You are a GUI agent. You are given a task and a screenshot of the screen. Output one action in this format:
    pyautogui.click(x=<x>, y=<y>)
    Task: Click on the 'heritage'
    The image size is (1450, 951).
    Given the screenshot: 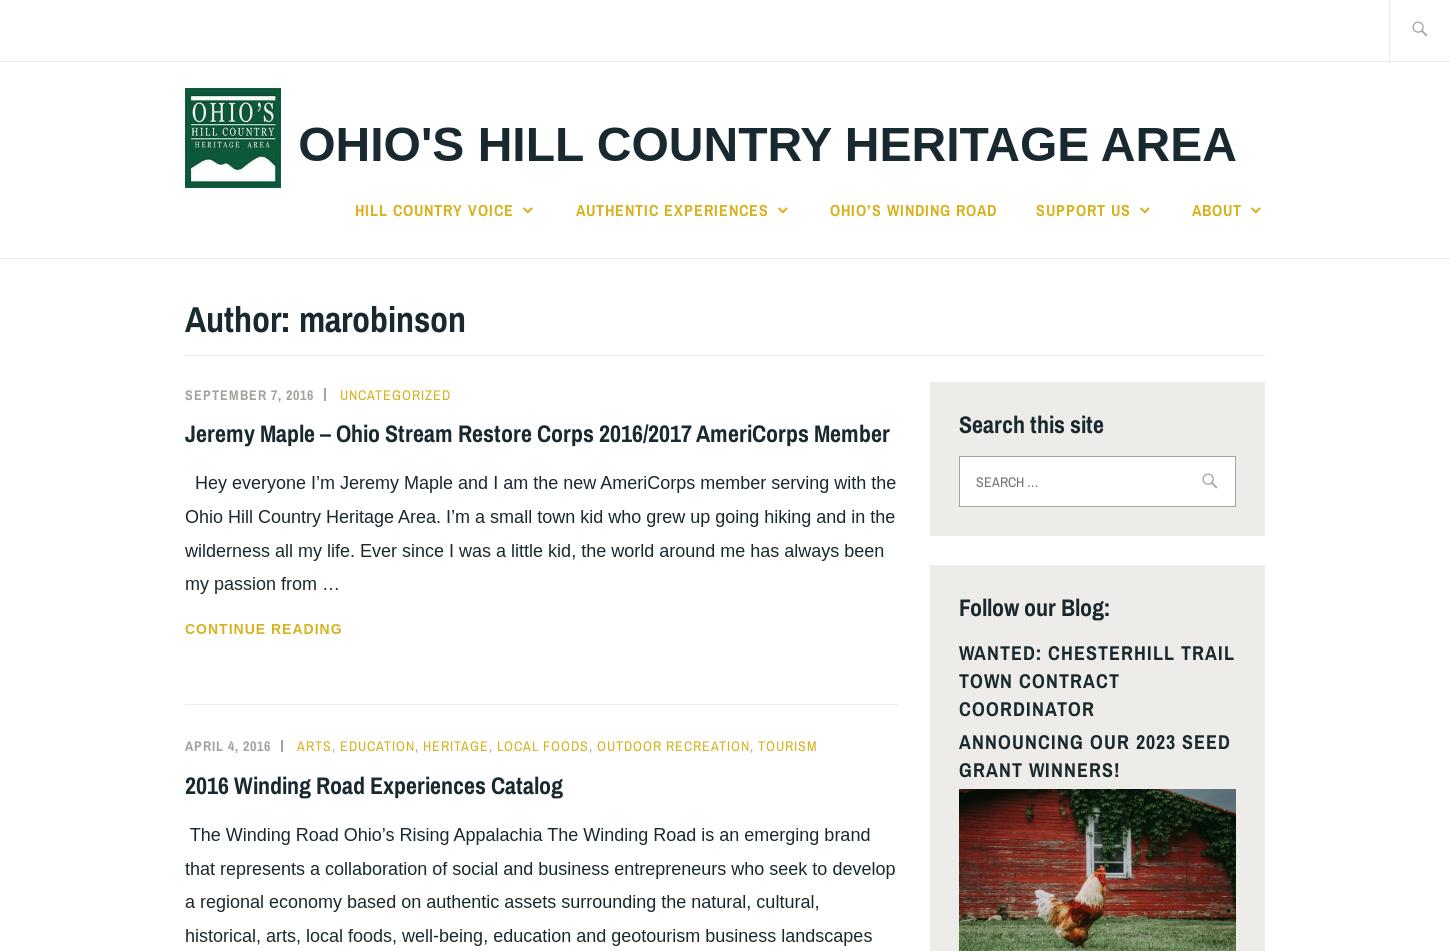 What is the action you would take?
    pyautogui.click(x=455, y=744)
    